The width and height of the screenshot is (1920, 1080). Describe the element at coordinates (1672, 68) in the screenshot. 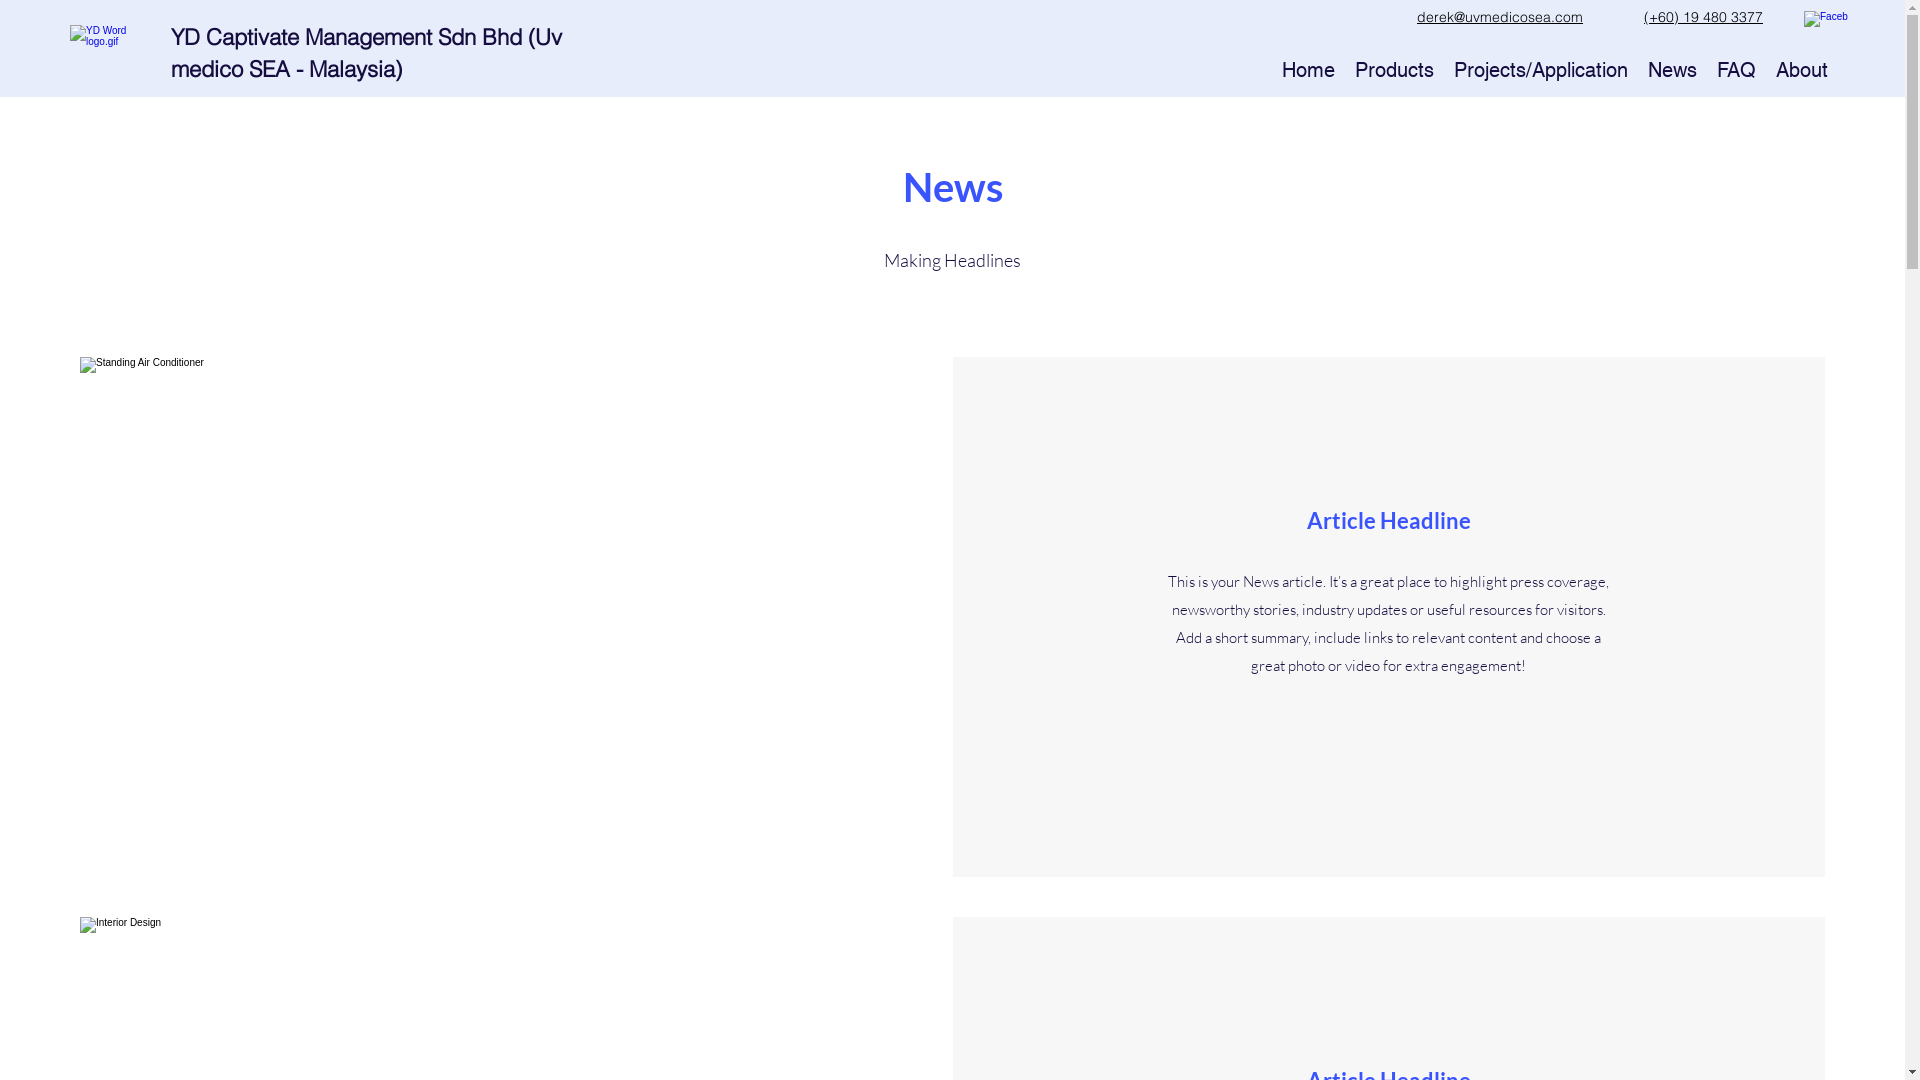

I see `'News'` at that location.